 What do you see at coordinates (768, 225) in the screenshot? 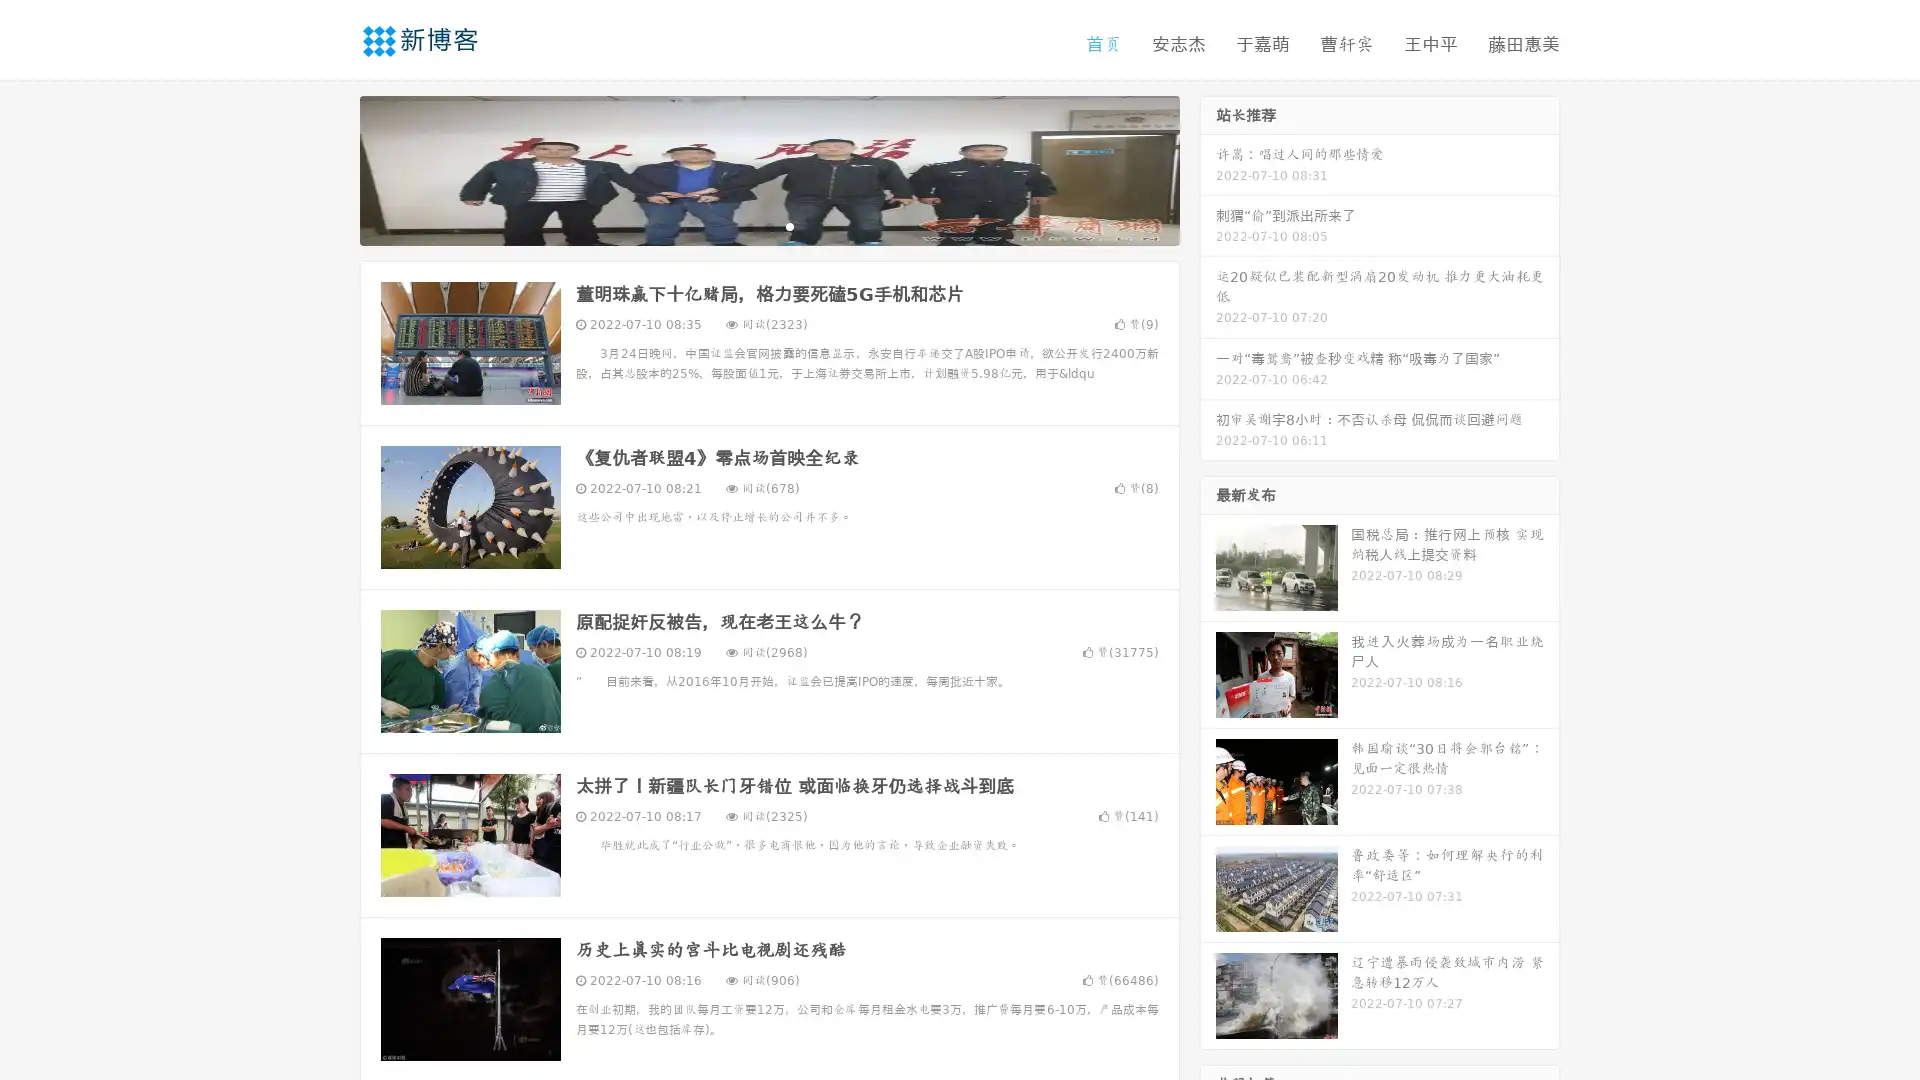
I see `Go to slide 2` at bounding box center [768, 225].